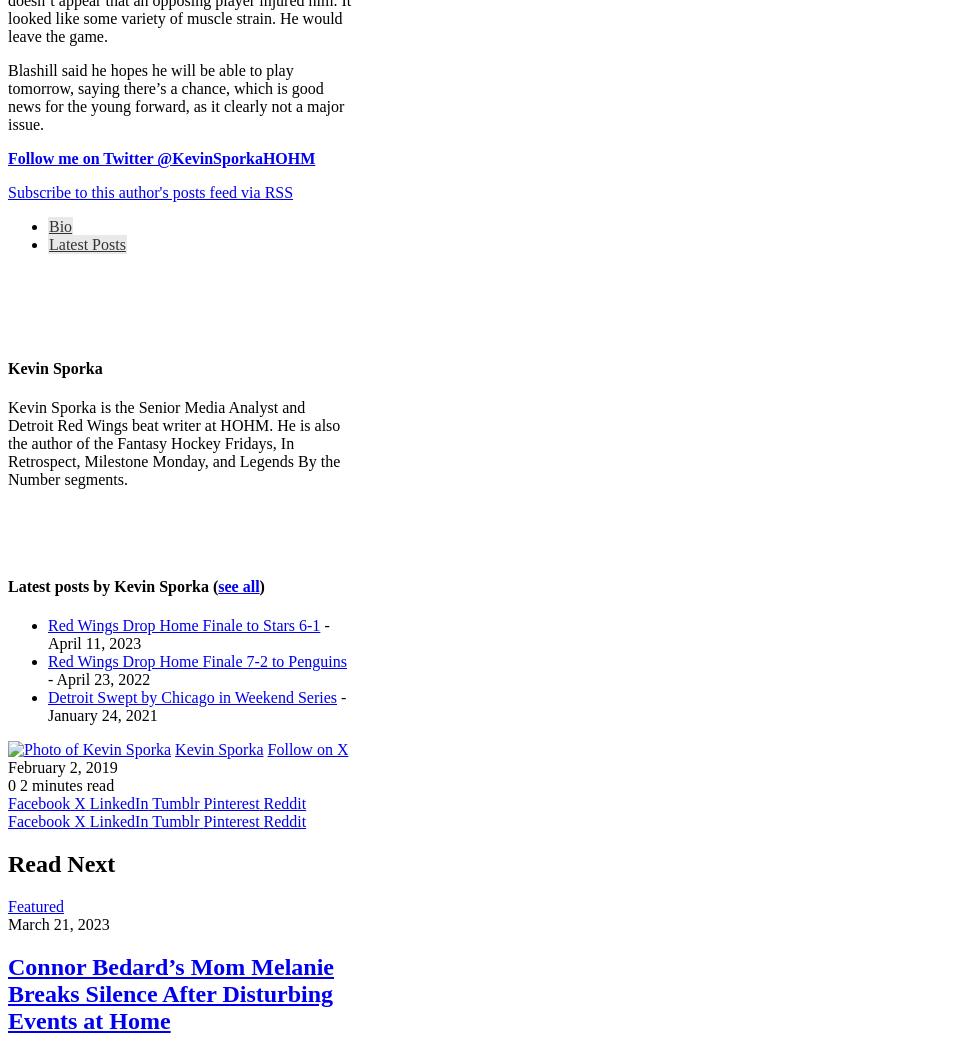 This screenshot has height=1056, width=978. Describe the element at coordinates (48, 661) in the screenshot. I see `'Red Wings Drop Home Finale 7-2 to Penguins'` at that location.